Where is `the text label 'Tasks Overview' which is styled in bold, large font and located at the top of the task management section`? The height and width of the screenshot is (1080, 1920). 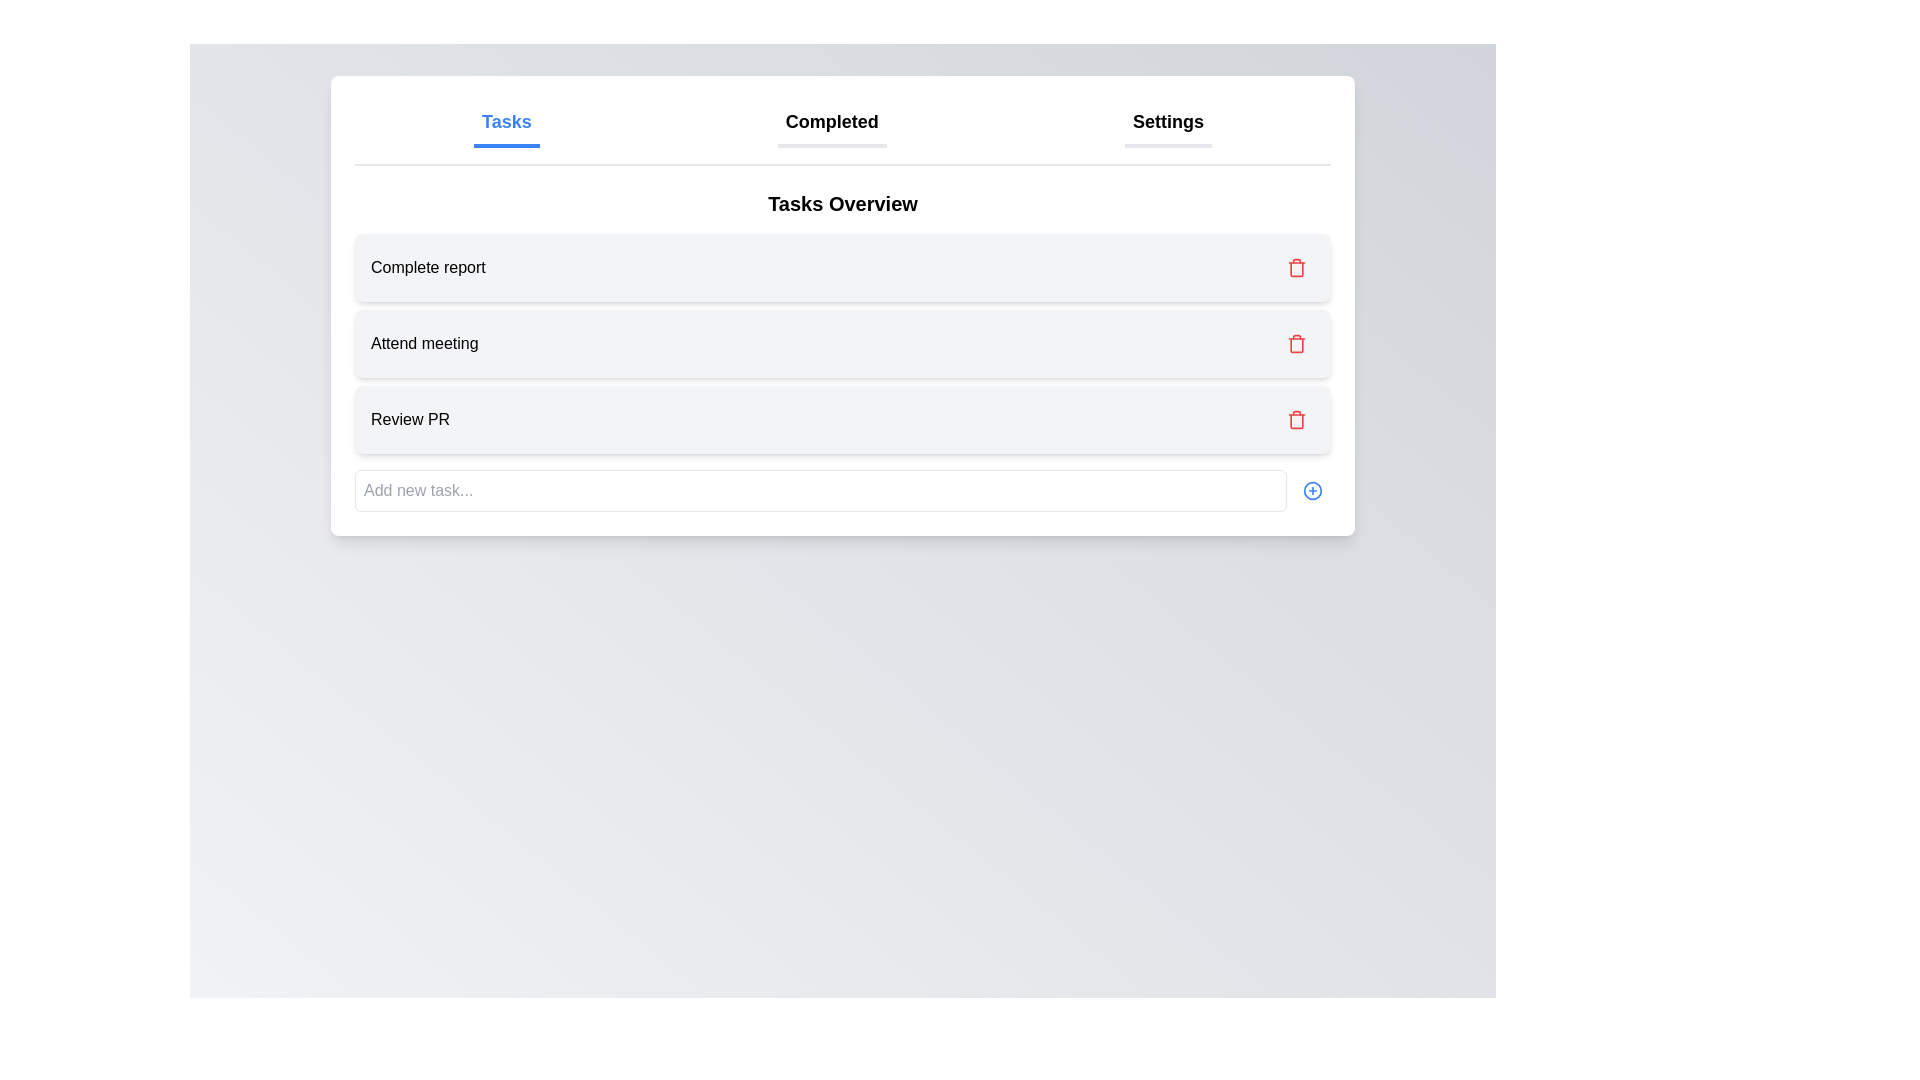
the text label 'Tasks Overview' which is styled in bold, large font and located at the top of the task management section is located at coordinates (843, 204).